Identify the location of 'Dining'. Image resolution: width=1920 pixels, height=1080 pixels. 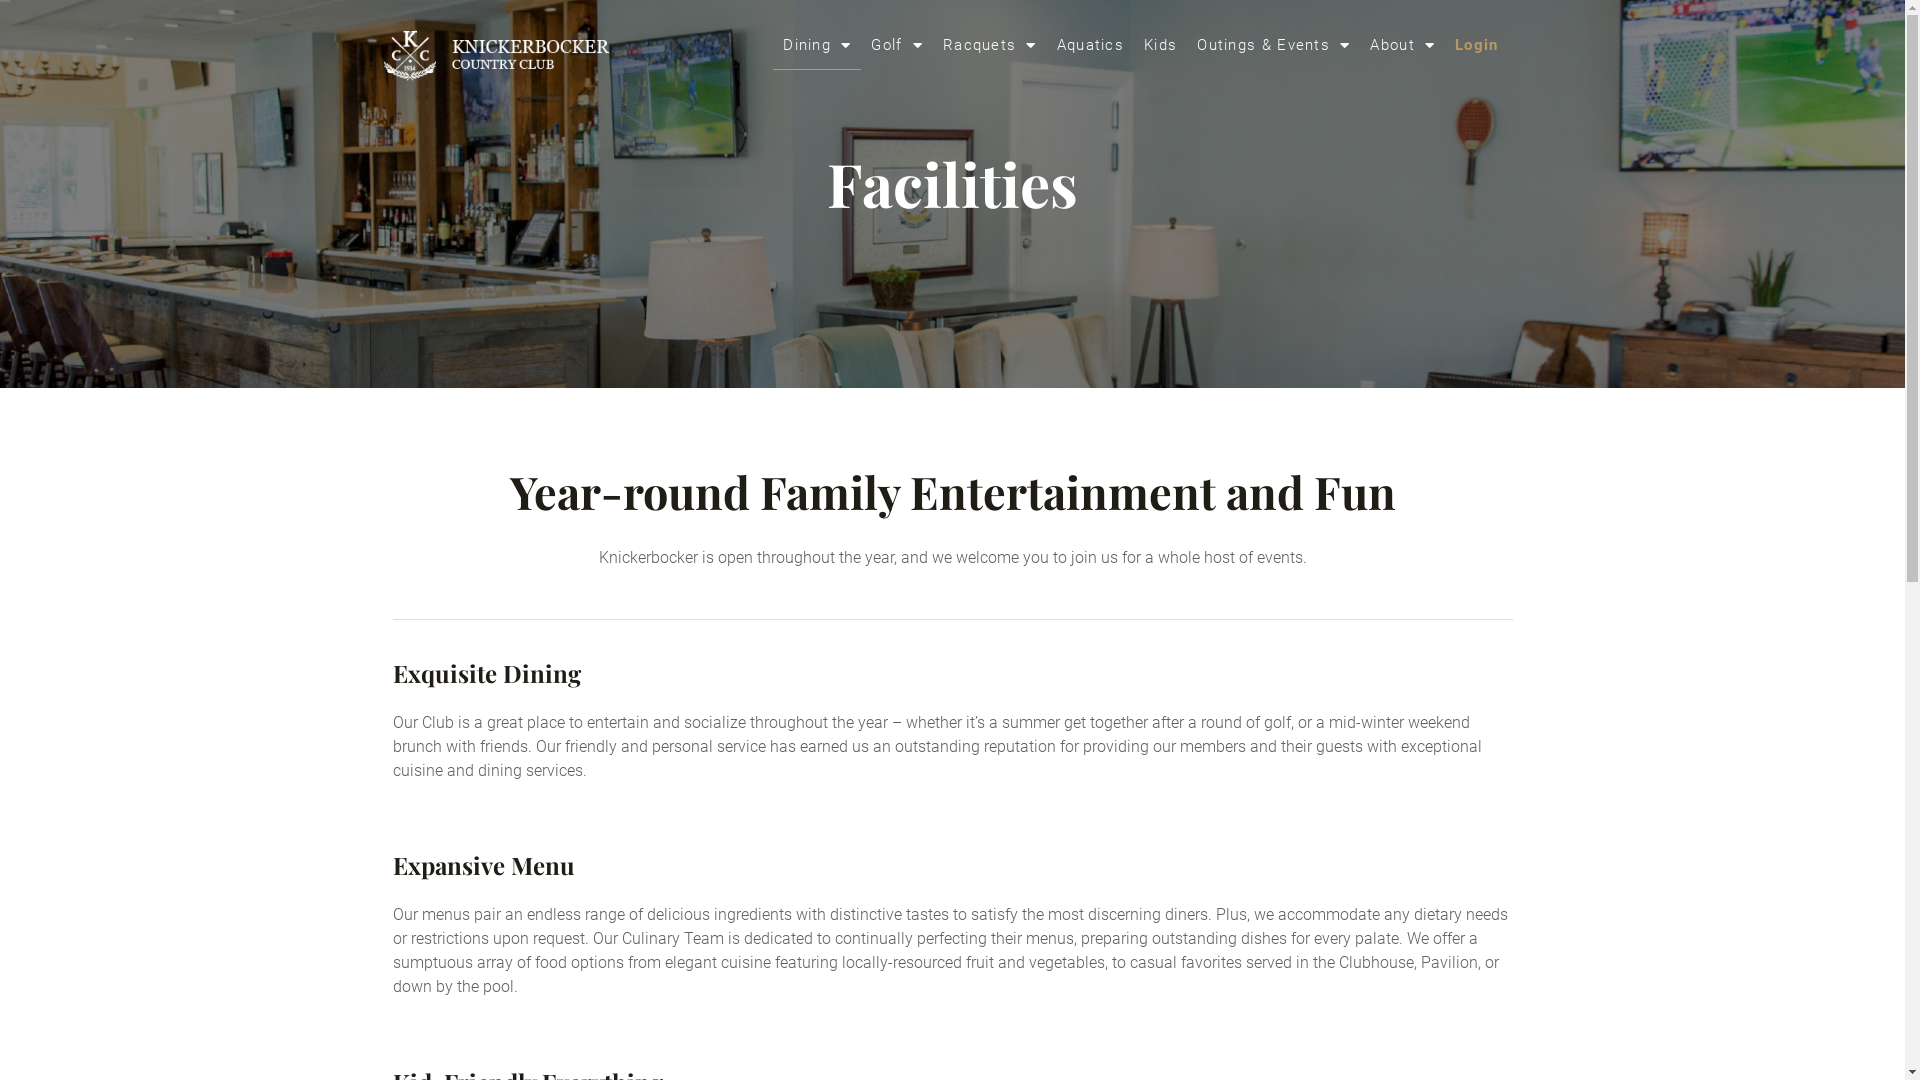
(771, 45).